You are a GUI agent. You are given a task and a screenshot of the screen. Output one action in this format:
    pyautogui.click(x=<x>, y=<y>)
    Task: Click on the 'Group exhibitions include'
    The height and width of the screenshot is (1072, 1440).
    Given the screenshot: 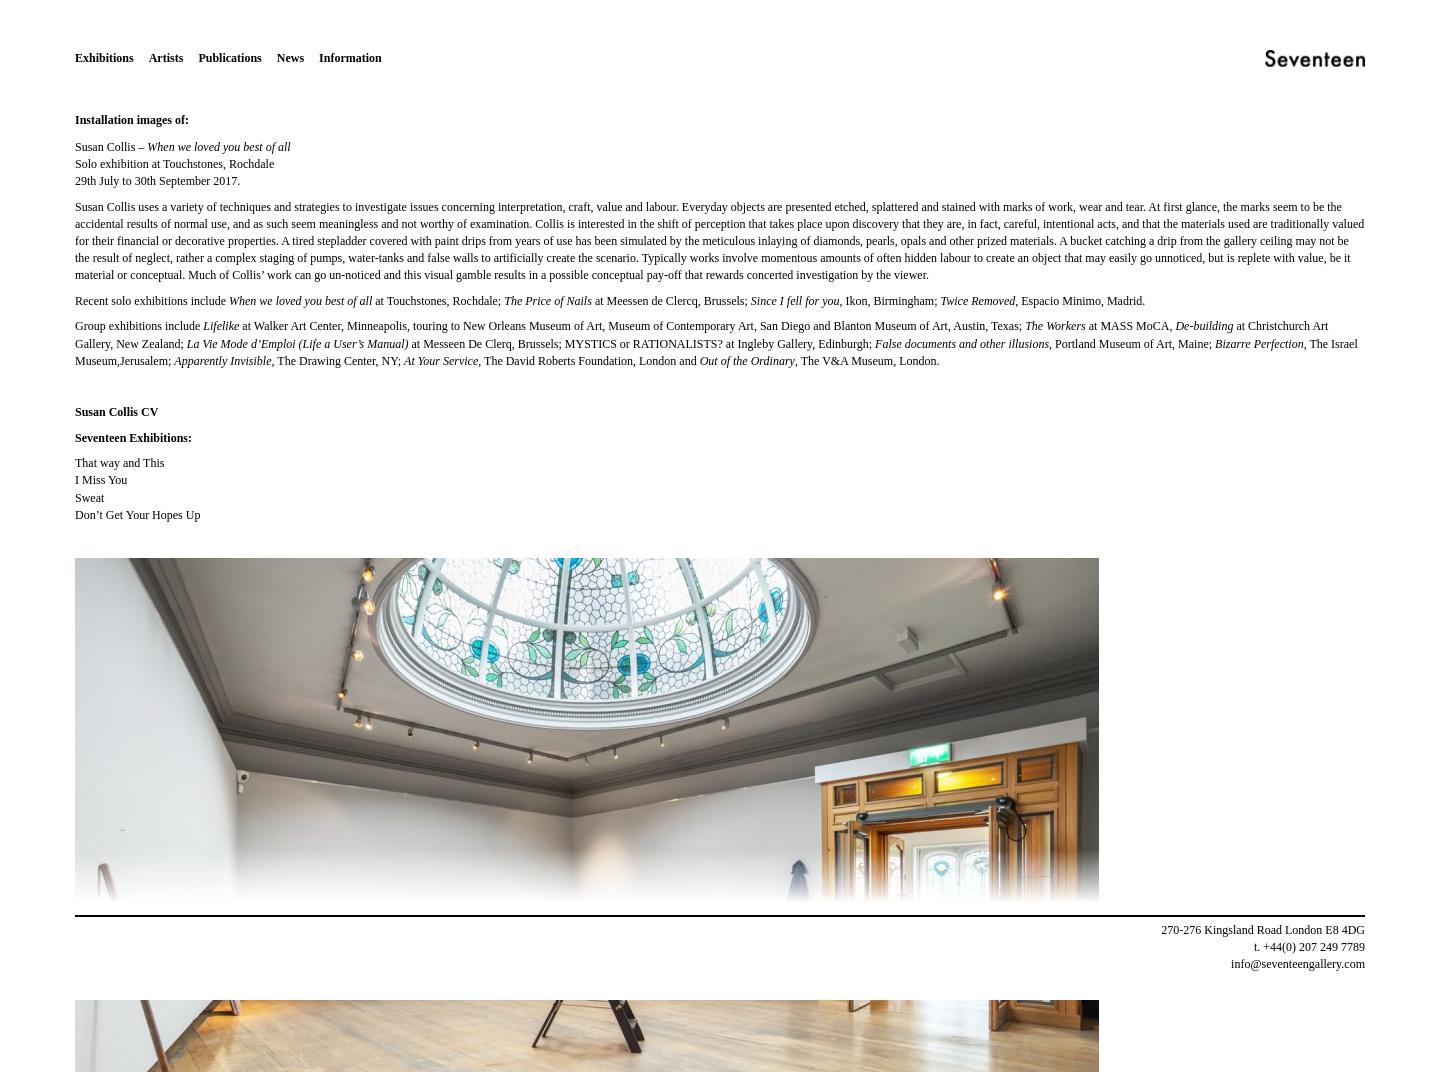 What is the action you would take?
    pyautogui.click(x=137, y=324)
    